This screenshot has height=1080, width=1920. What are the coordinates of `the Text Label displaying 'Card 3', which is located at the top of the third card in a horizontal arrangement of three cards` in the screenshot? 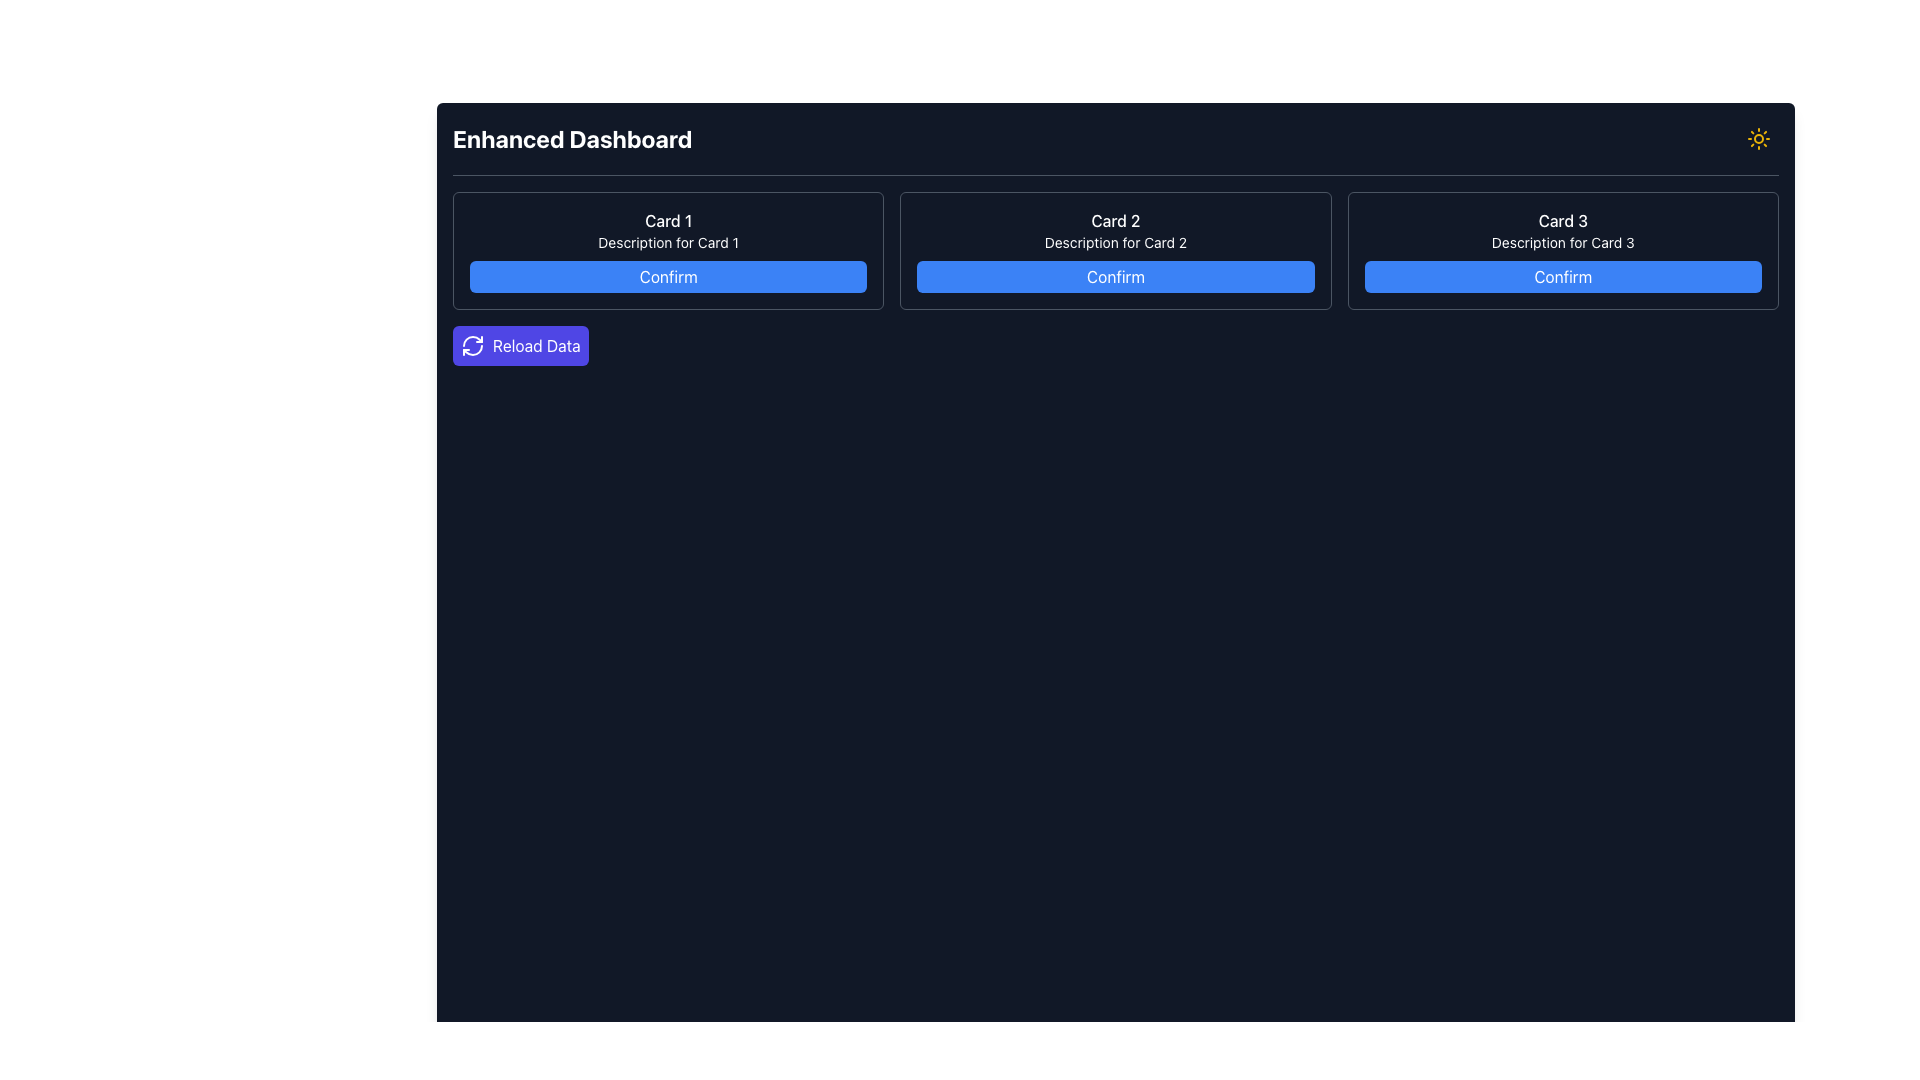 It's located at (1562, 220).